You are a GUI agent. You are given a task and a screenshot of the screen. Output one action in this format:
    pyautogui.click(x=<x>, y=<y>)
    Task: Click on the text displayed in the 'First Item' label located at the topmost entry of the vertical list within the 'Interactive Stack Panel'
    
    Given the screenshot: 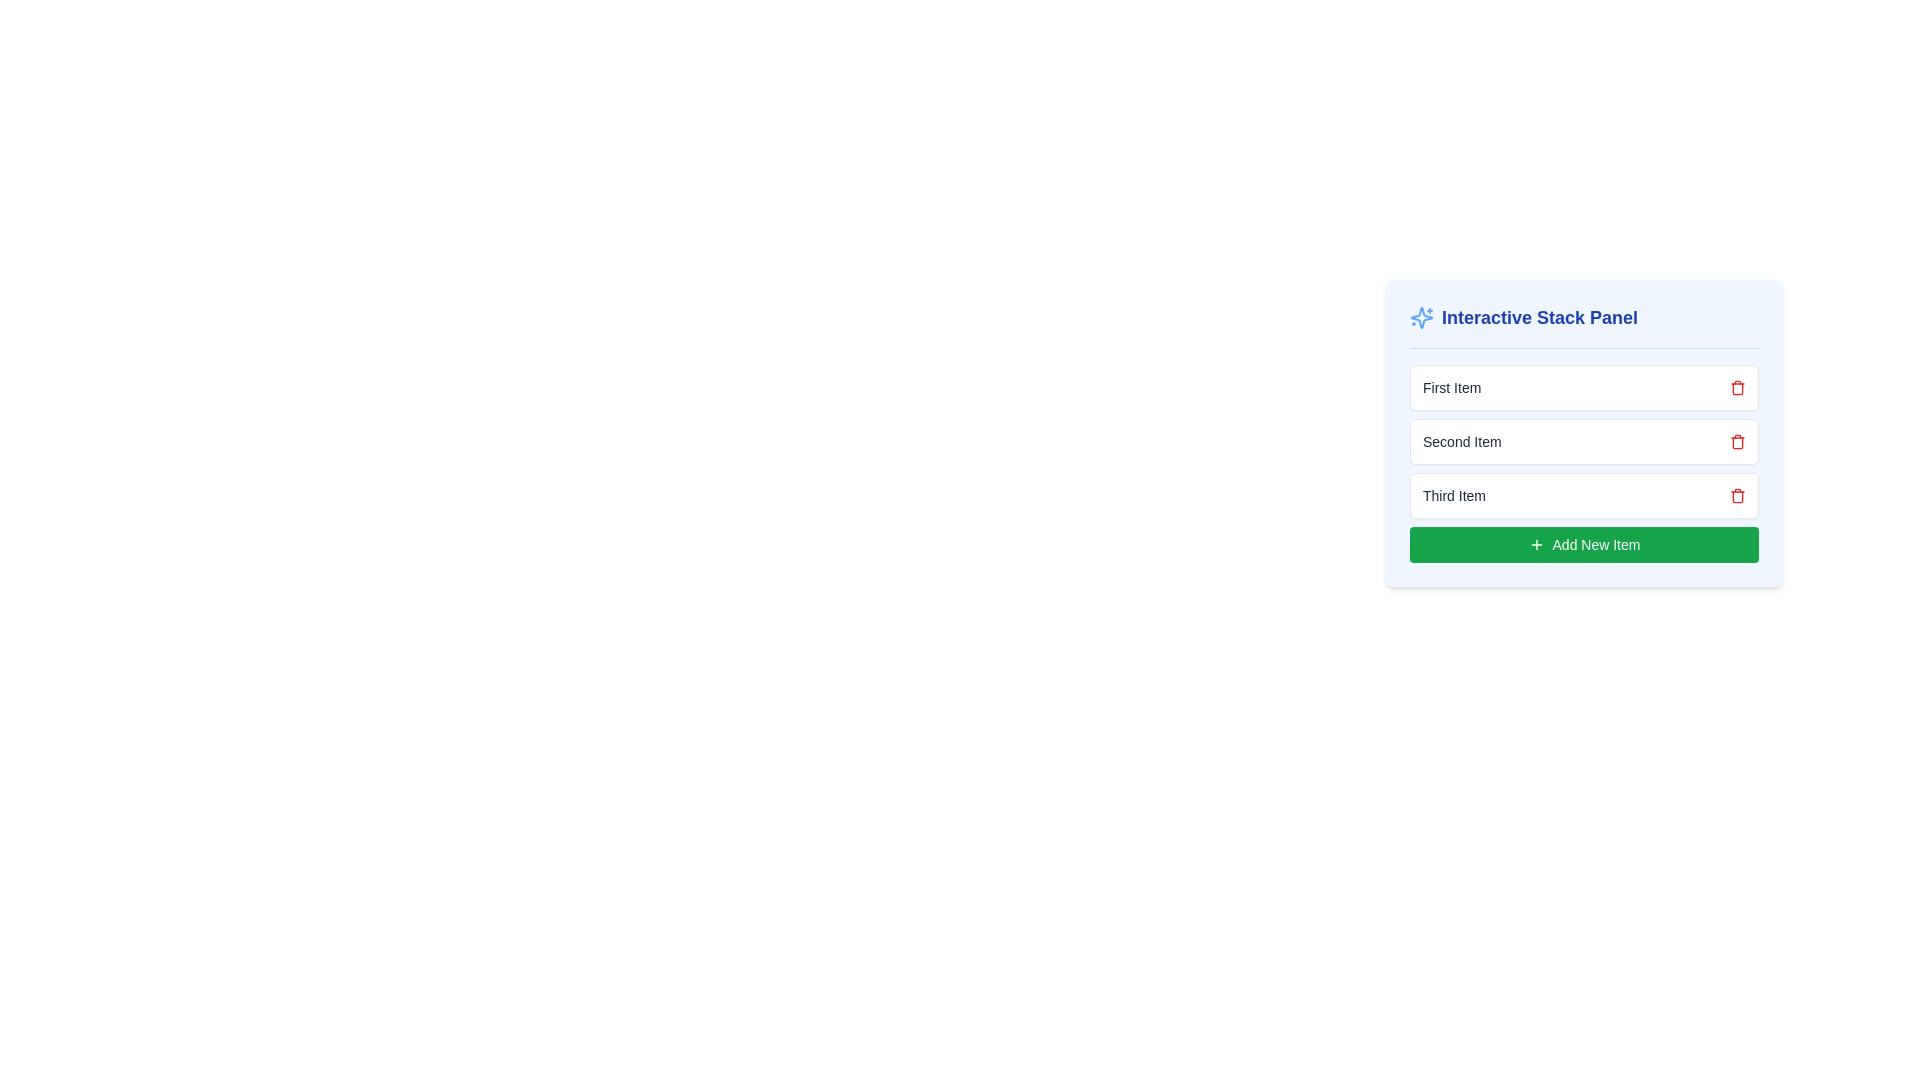 What is the action you would take?
    pyautogui.click(x=1452, y=388)
    